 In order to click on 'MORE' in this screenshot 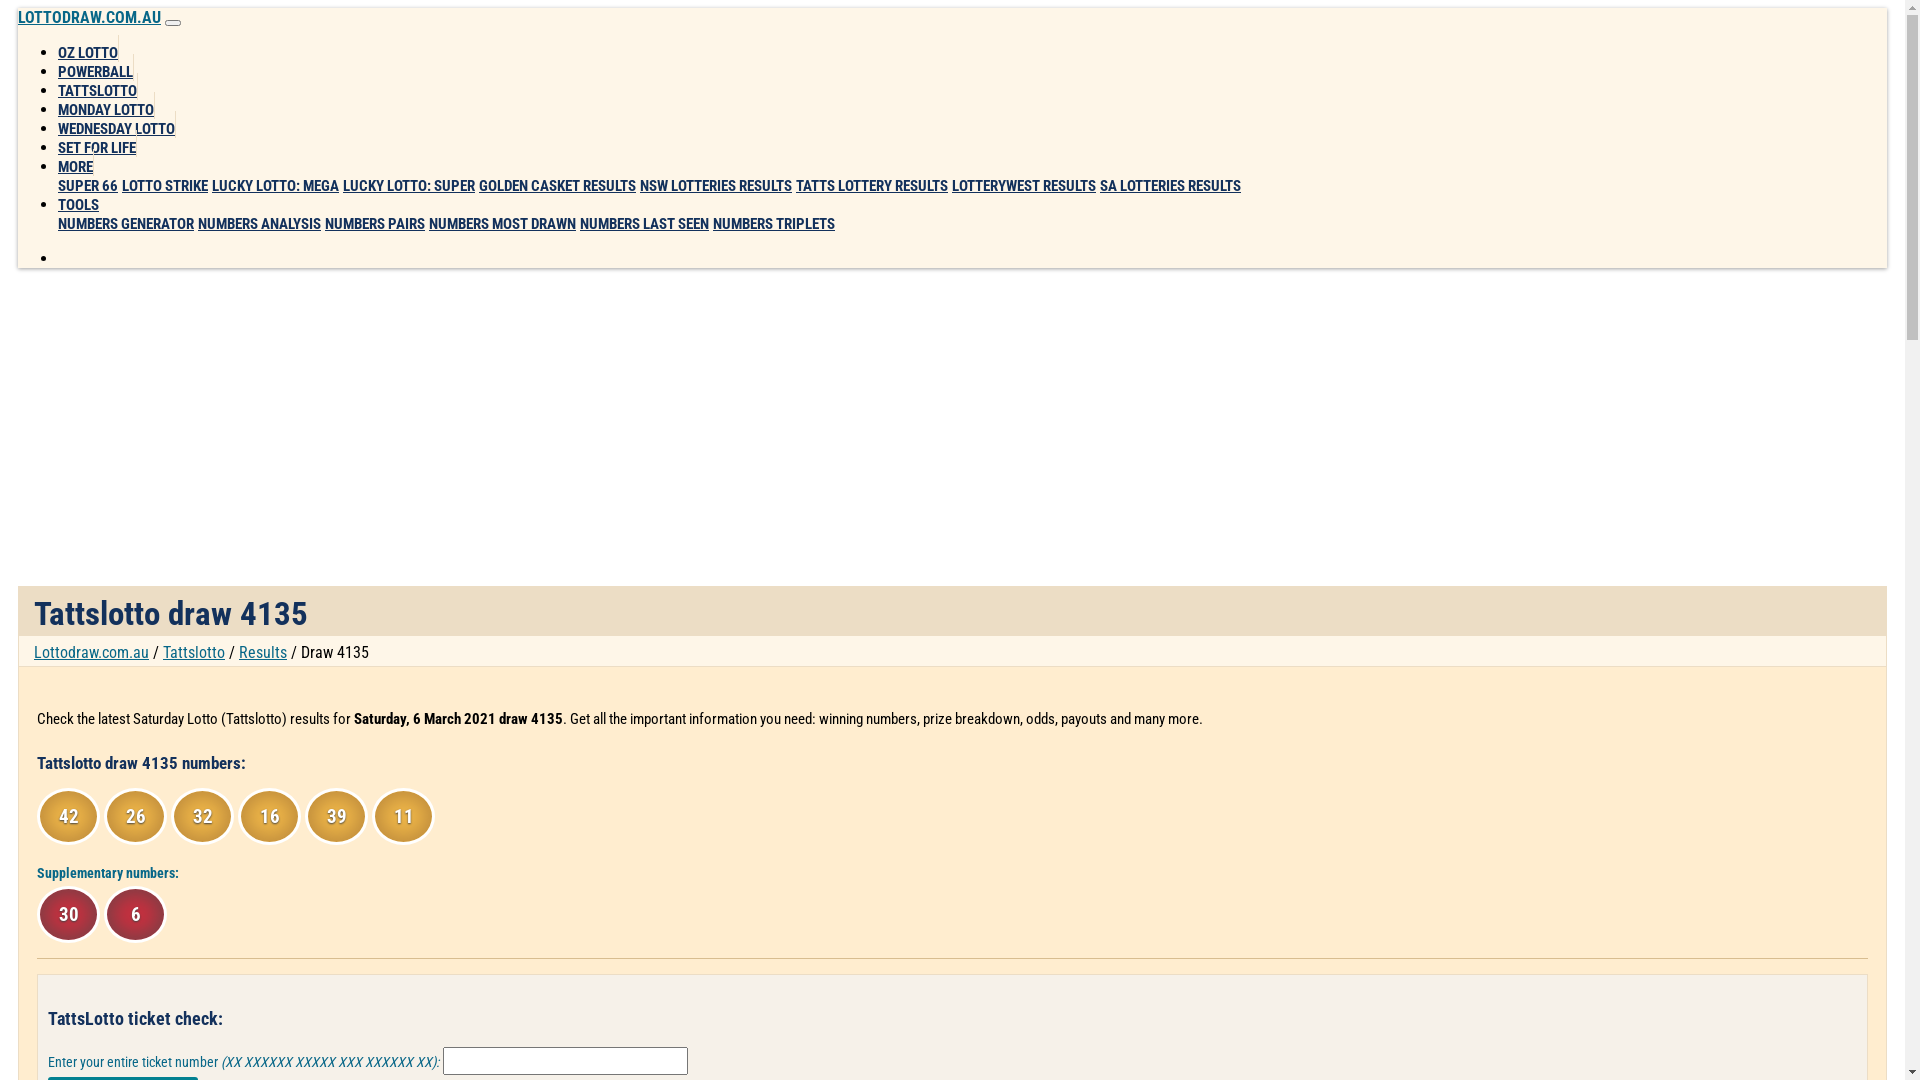, I will do `click(57, 161)`.